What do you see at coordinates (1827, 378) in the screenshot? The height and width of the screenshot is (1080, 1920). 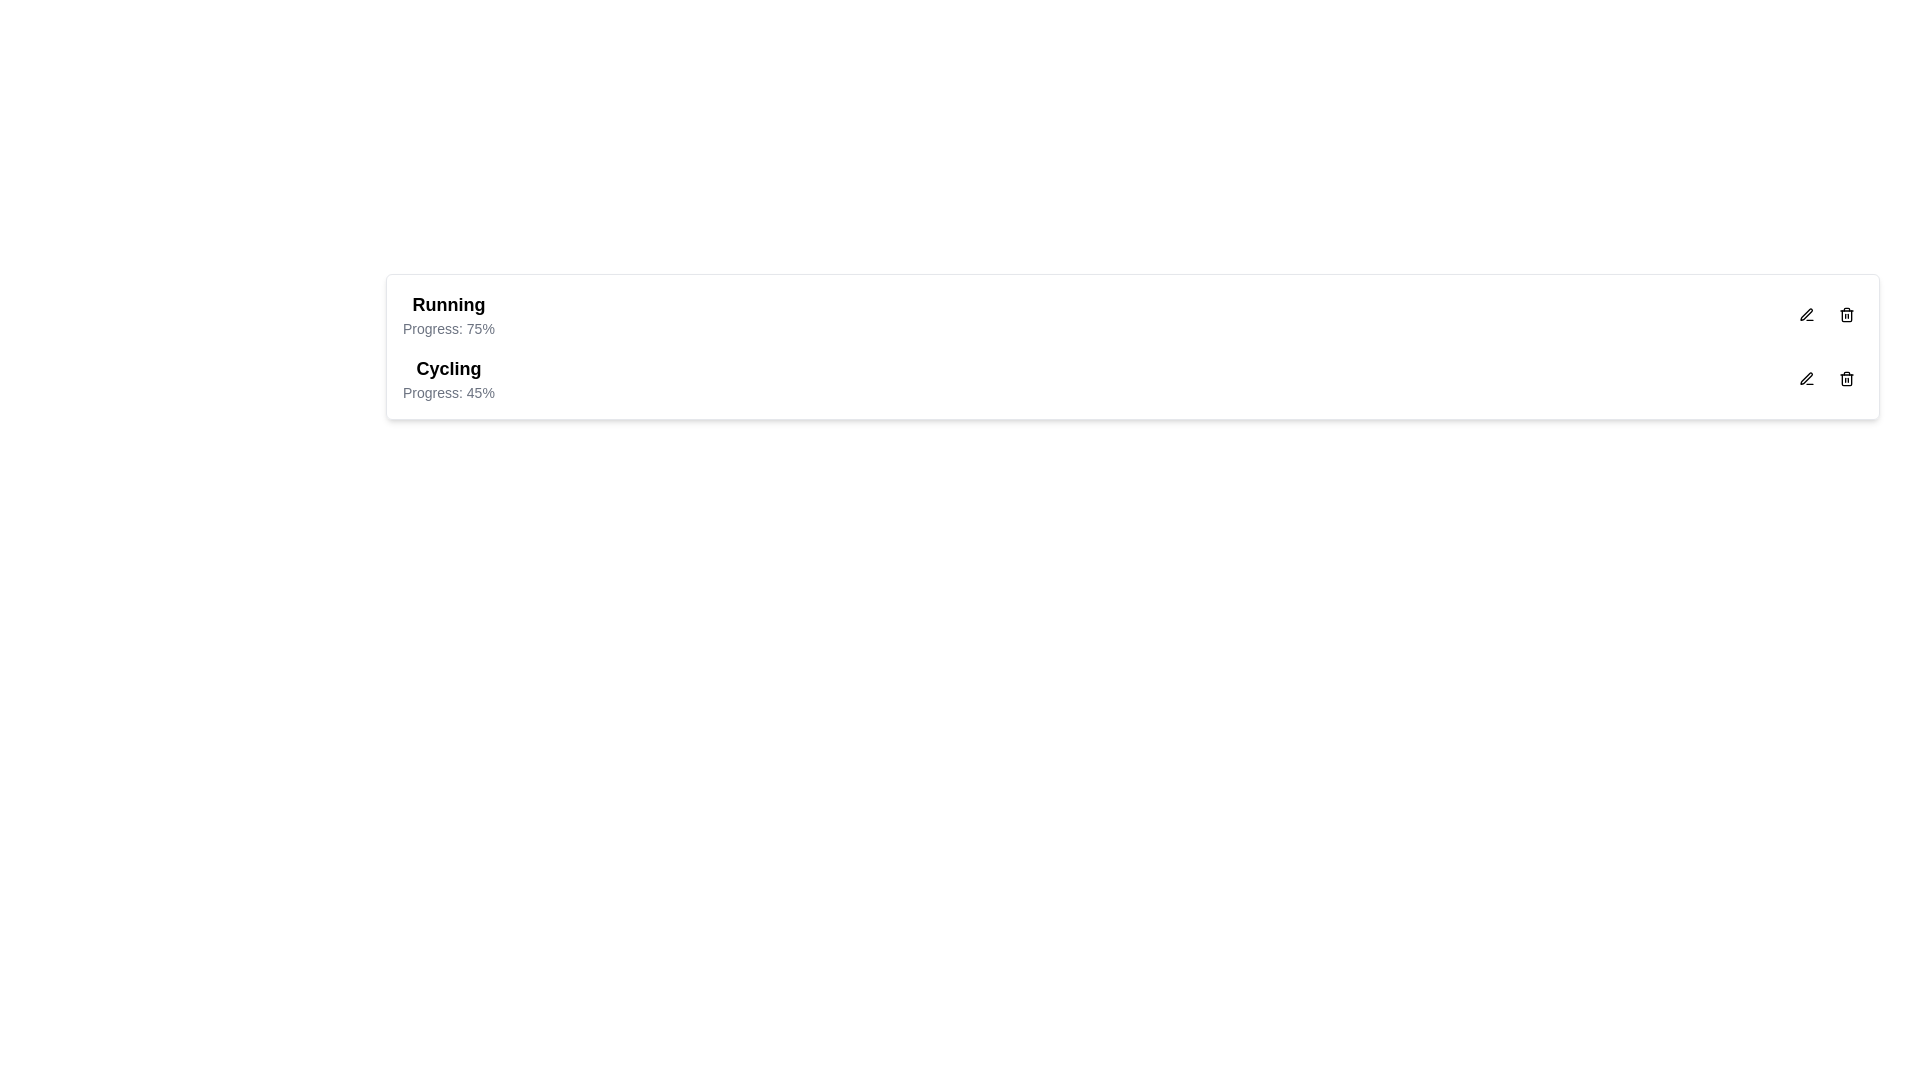 I see `the edit and delete icons located at the far right of the row showing 'Cycling' and 'Progress: 45%'` at bounding box center [1827, 378].